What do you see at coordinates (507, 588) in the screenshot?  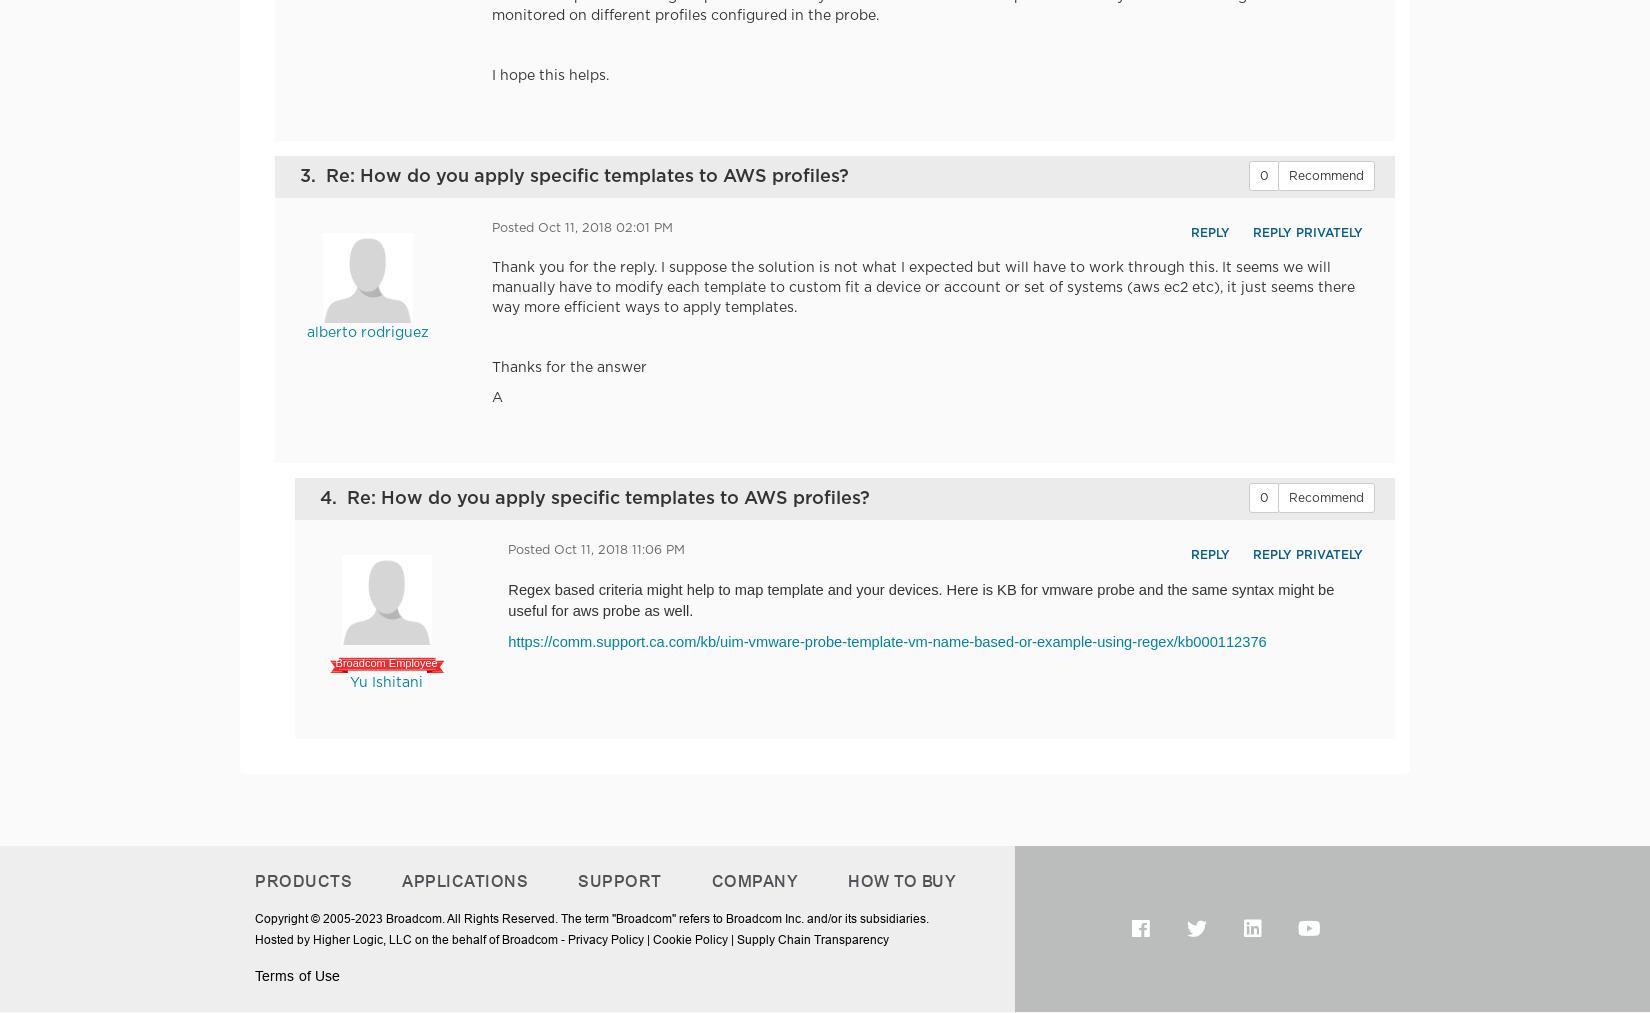 I see `'Regex based criteria might help to map template and your devices. Here is KB for'` at bounding box center [507, 588].